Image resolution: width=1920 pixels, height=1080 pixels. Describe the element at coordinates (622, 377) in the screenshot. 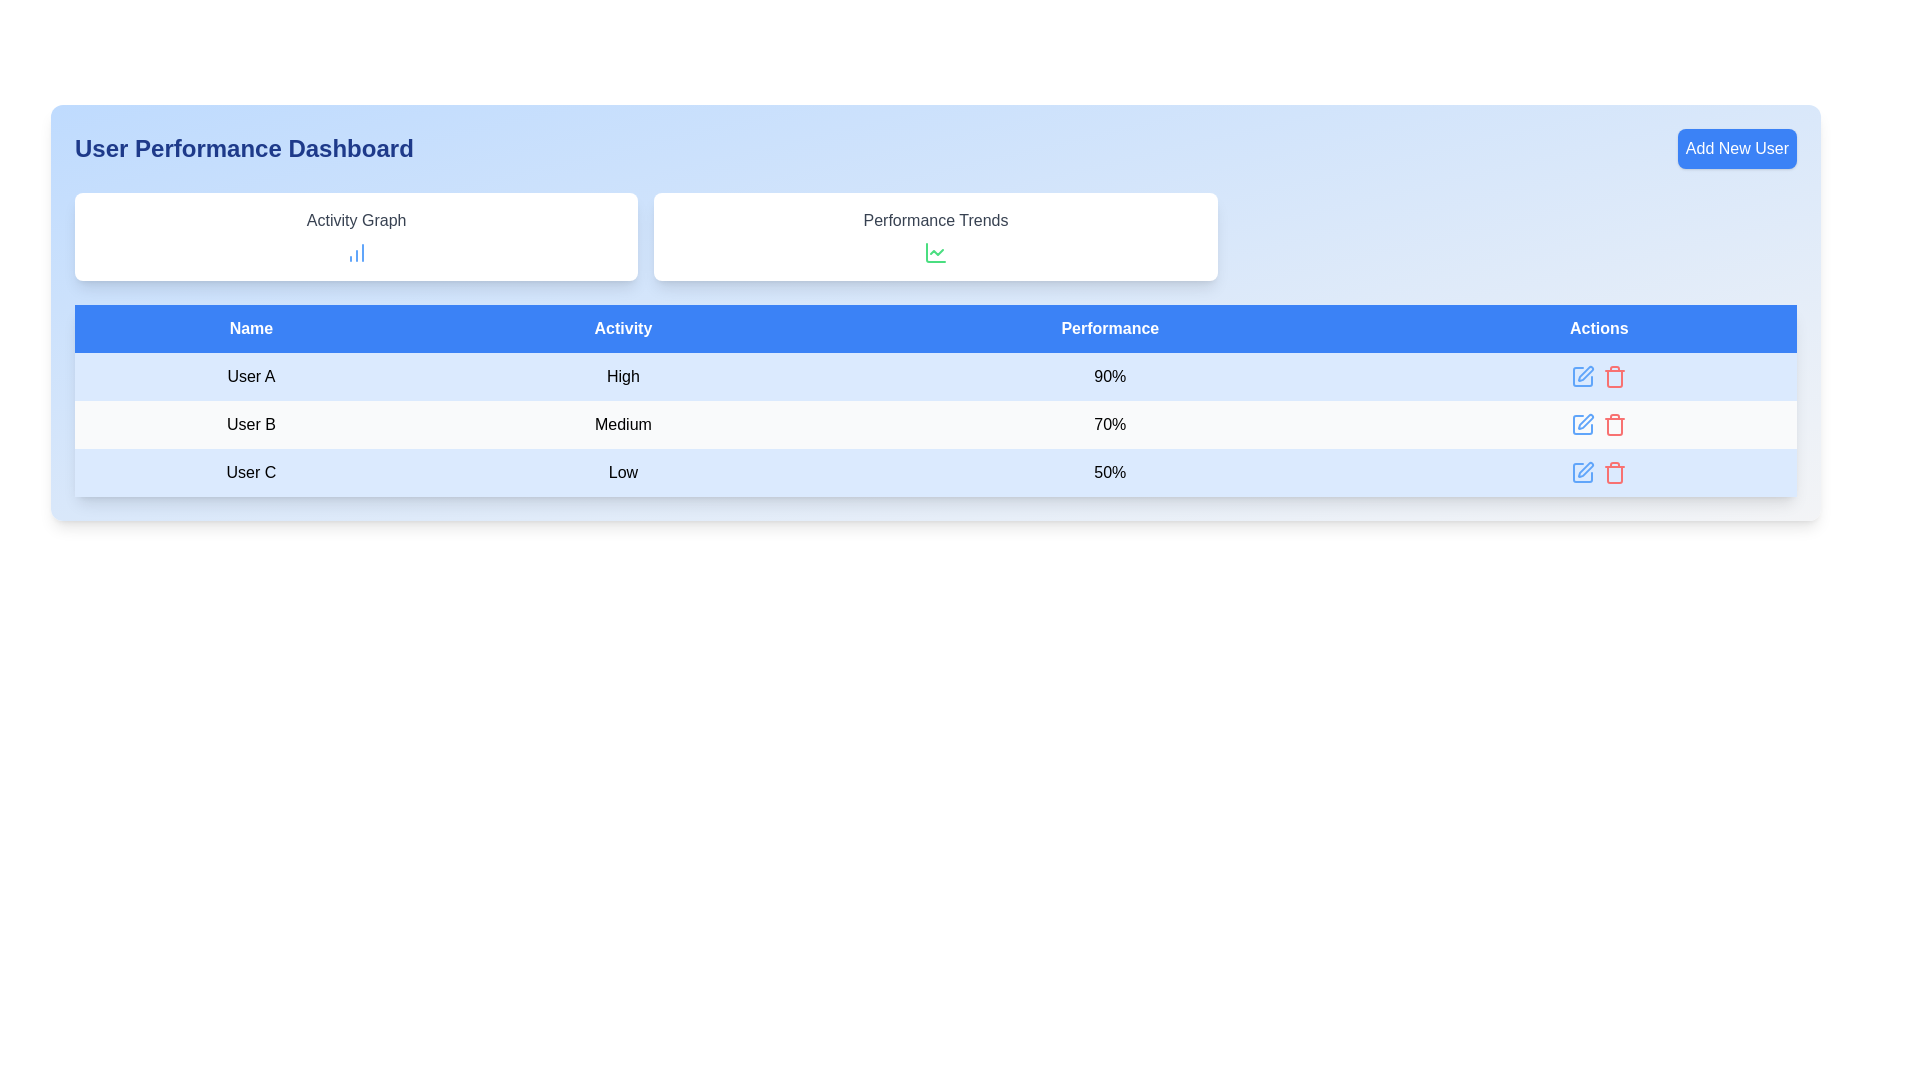

I see `the text label displaying 'High' activity level for 'User A' in the performance dashboard table` at that location.